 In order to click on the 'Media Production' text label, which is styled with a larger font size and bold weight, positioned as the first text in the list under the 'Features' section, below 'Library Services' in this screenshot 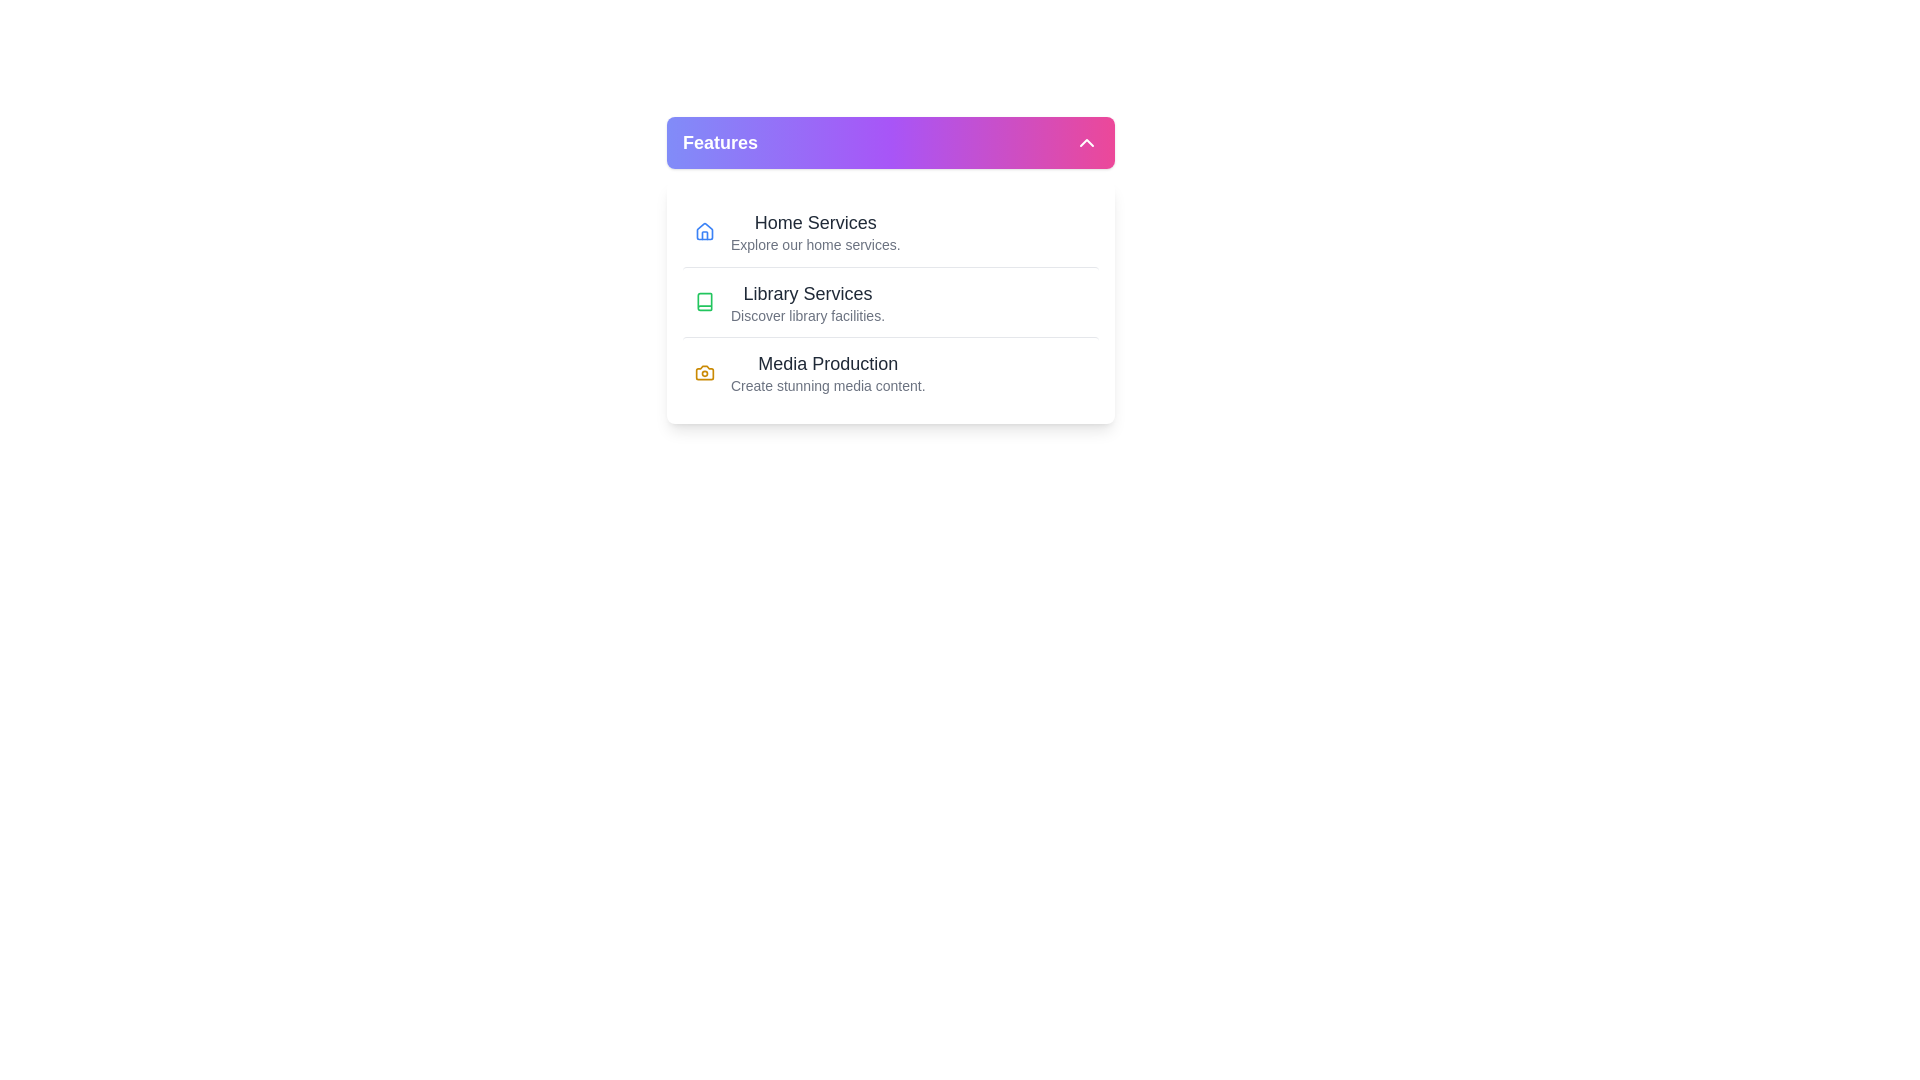, I will do `click(828, 363)`.